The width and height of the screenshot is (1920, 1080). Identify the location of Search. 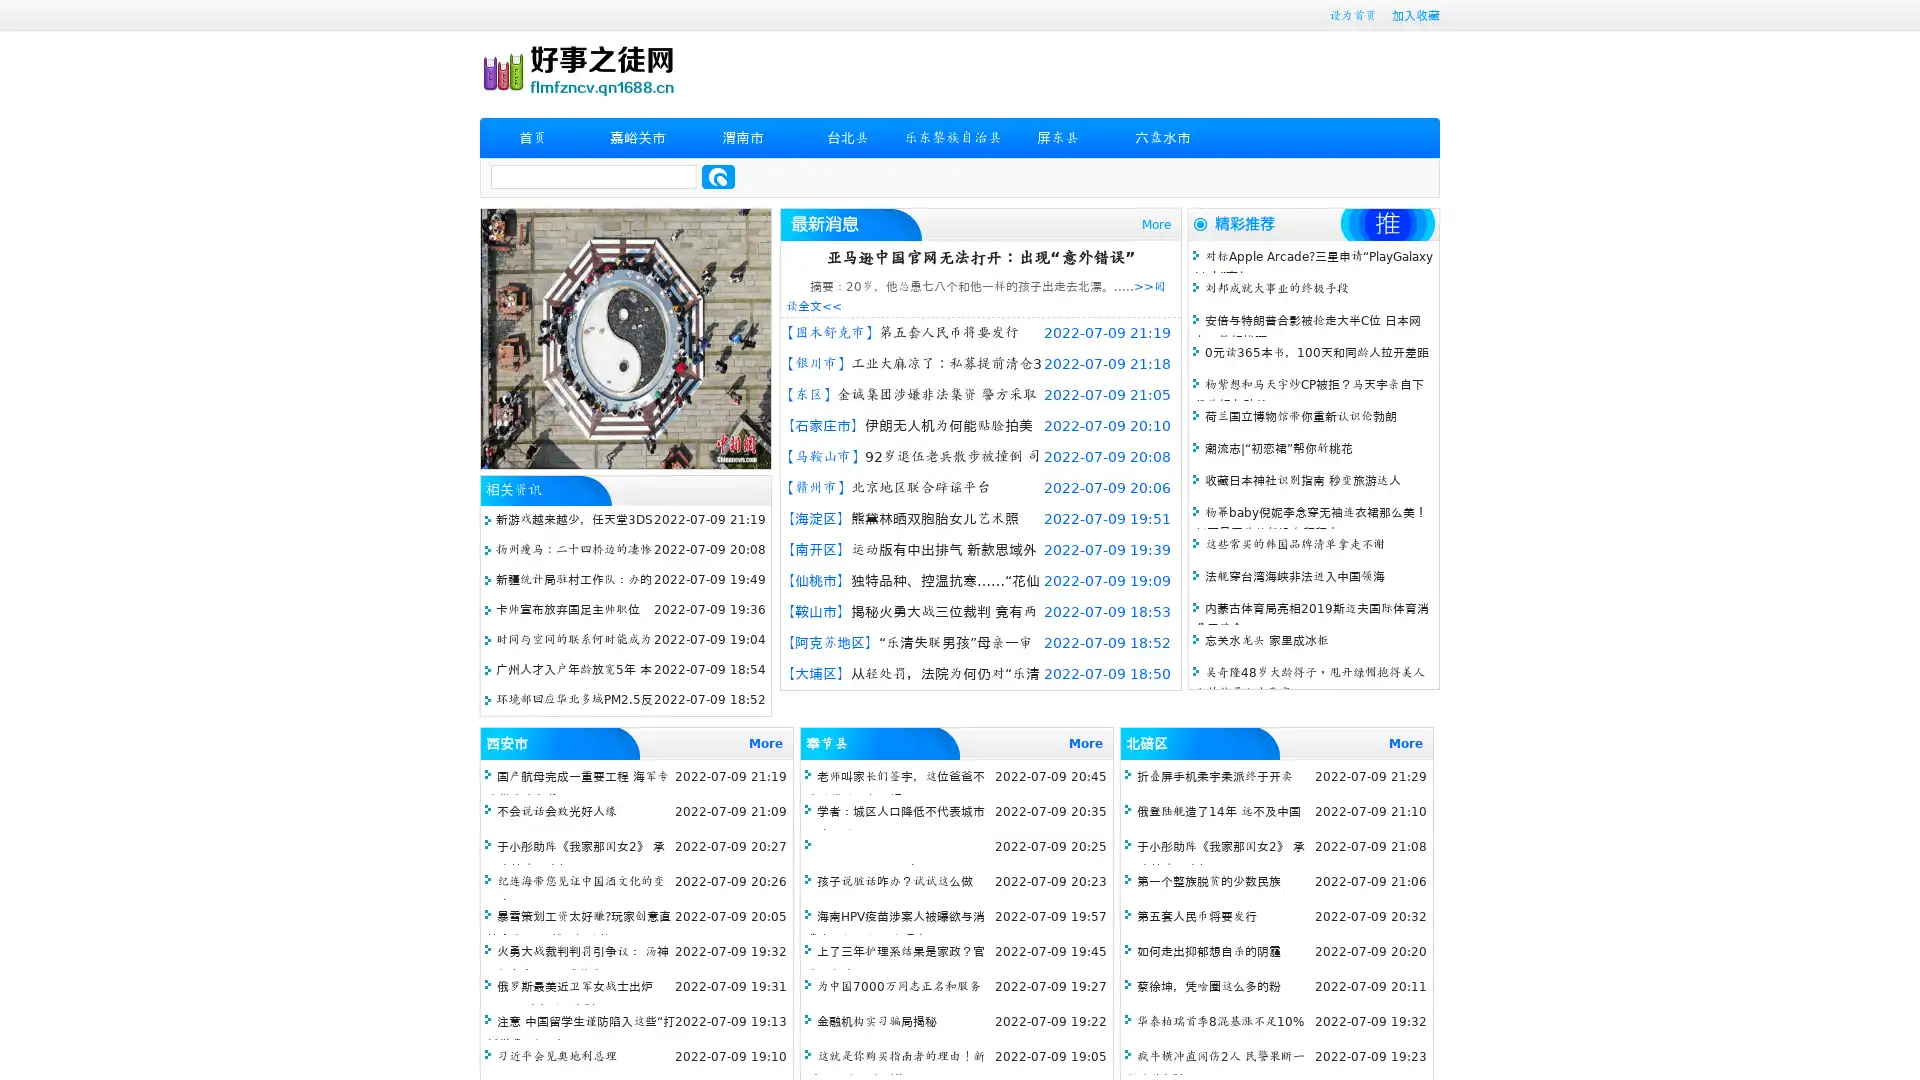
(718, 176).